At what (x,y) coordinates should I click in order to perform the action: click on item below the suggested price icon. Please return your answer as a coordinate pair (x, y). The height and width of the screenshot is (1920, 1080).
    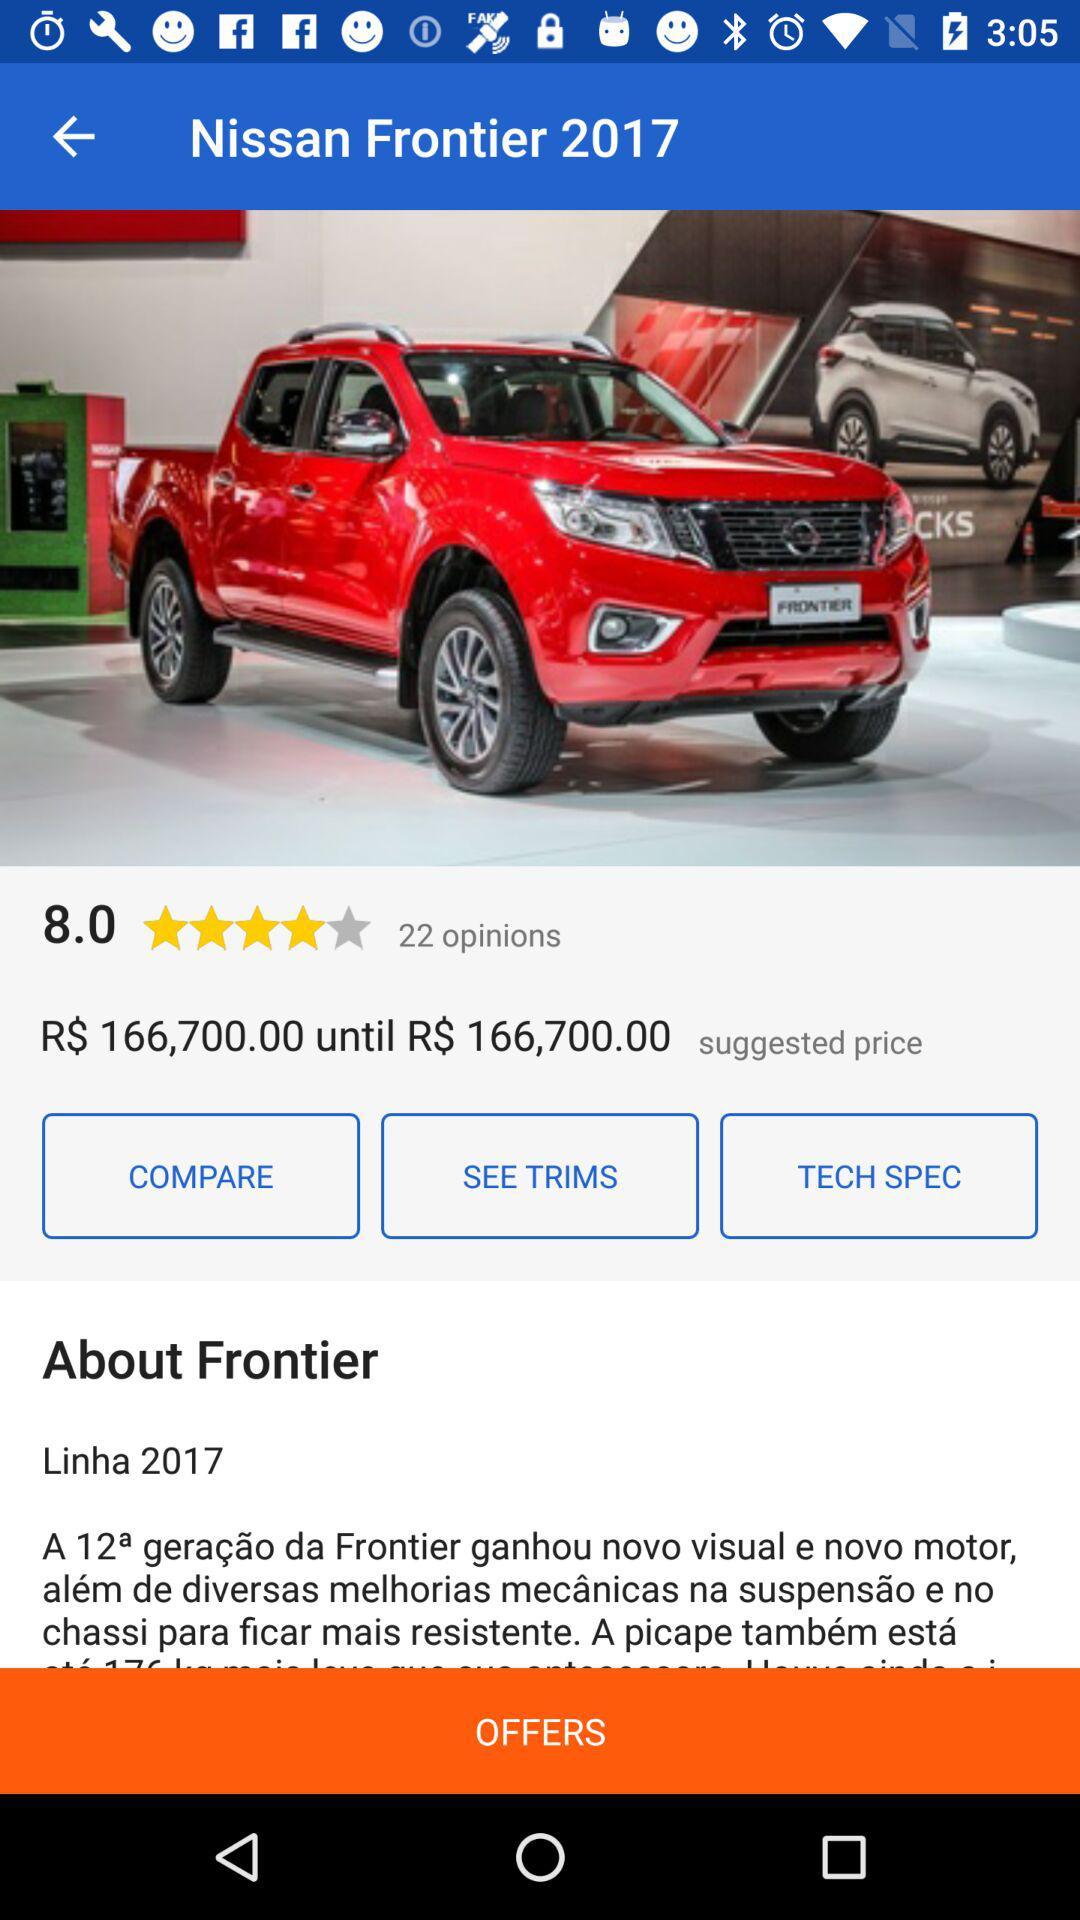
    Looking at the image, I should click on (878, 1176).